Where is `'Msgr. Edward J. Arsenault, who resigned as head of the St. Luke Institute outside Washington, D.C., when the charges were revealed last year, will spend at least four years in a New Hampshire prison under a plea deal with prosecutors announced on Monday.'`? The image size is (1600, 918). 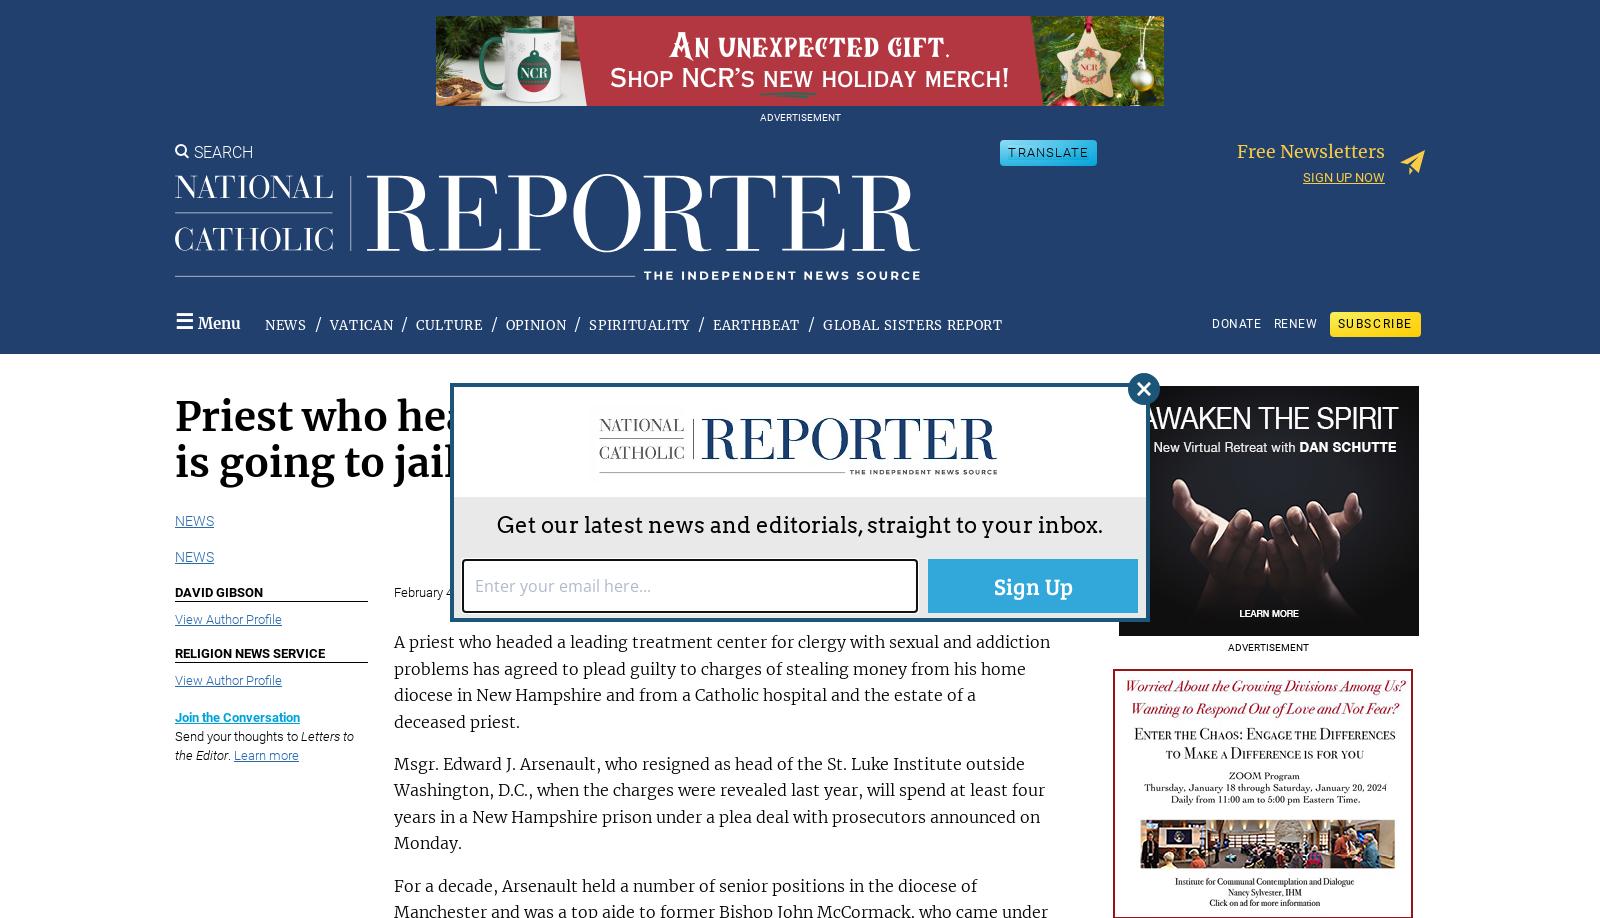
'Msgr. Edward J. Arsenault, who resigned as head of the St. Luke Institute outside Washington, D.C., when the charges were revealed last year, will spend at least four years in a New Hampshire prison under a plea deal with prosecutors announced on Monday.' is located at coordinates (392, 802).